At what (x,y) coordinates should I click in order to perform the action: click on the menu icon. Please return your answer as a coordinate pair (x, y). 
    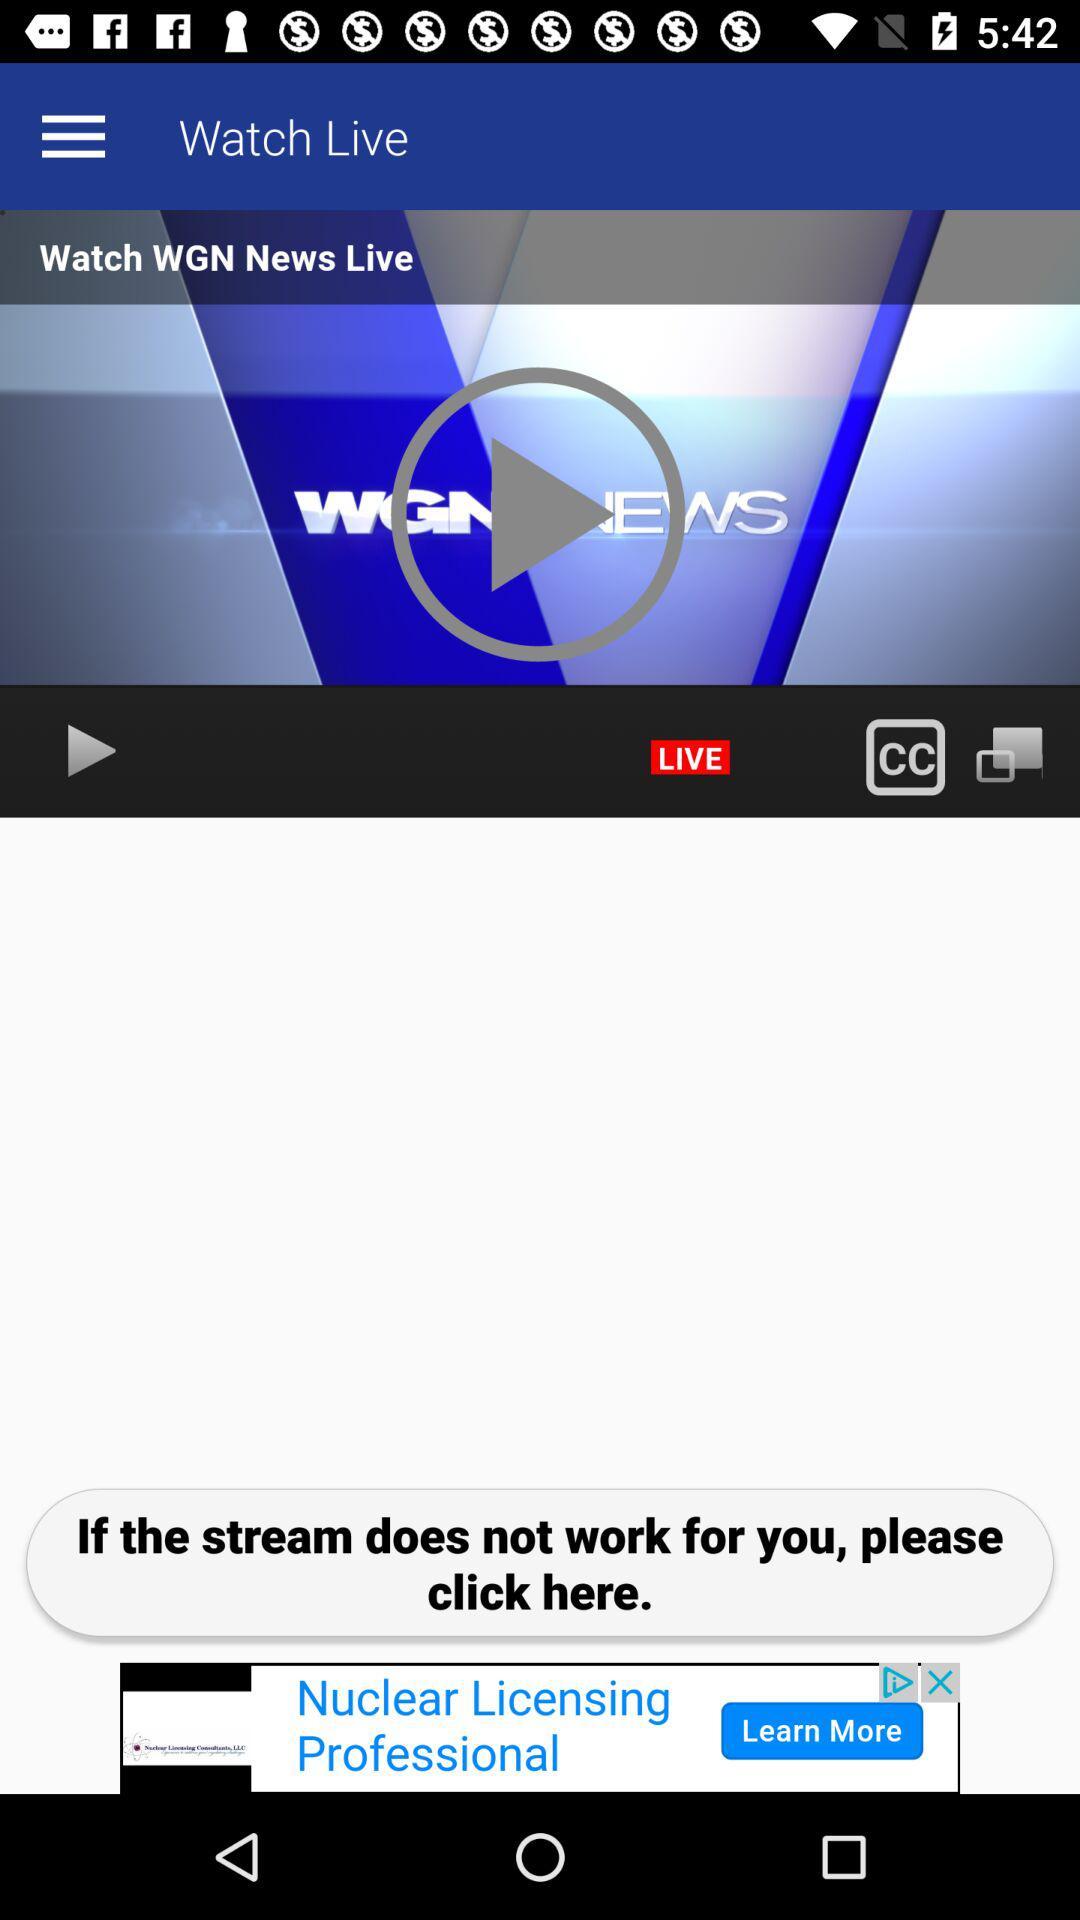
    Looking at the image, I should click on (72, 135).